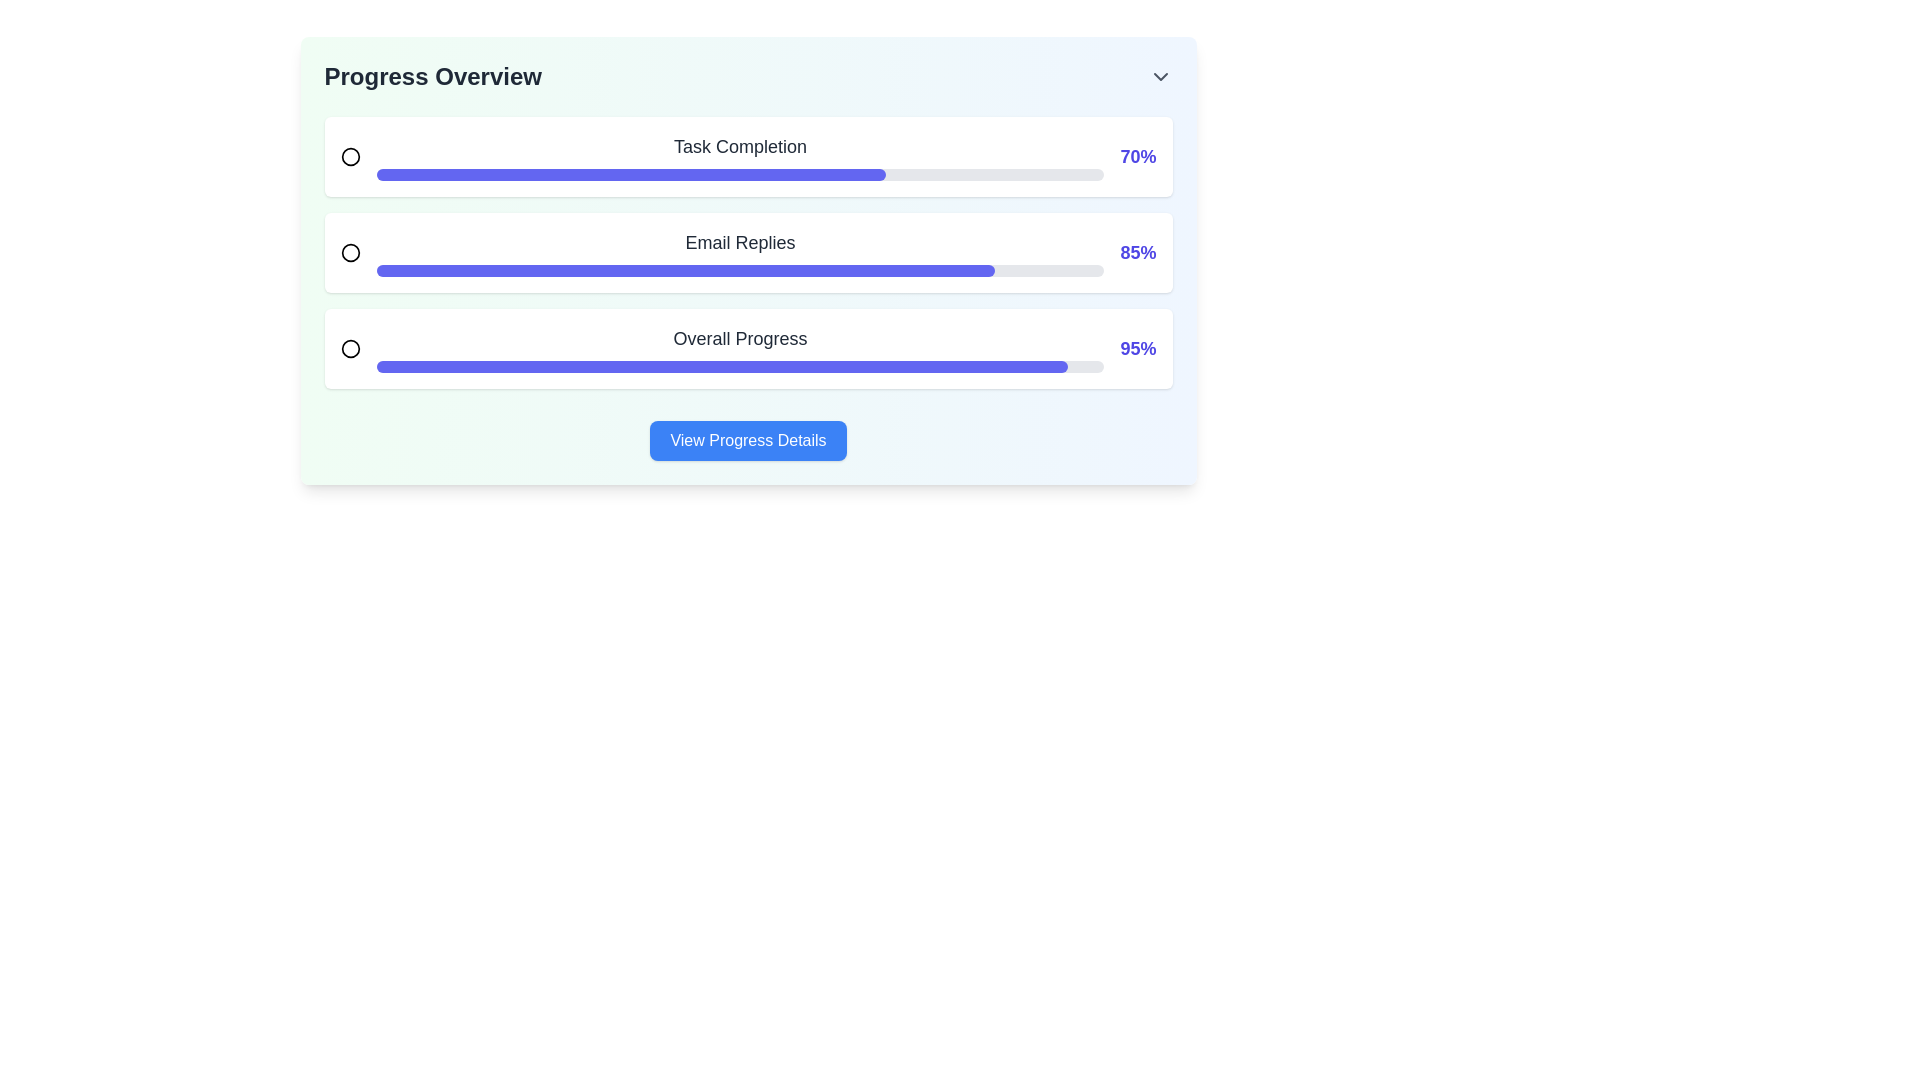 This screenshot has width=1920, height=1080. Describe the element at coordinates (1160, 76) in the screenshot. I see `the Icon Button that toggles the dropdown for the 'Progress Overview' section` at that location.